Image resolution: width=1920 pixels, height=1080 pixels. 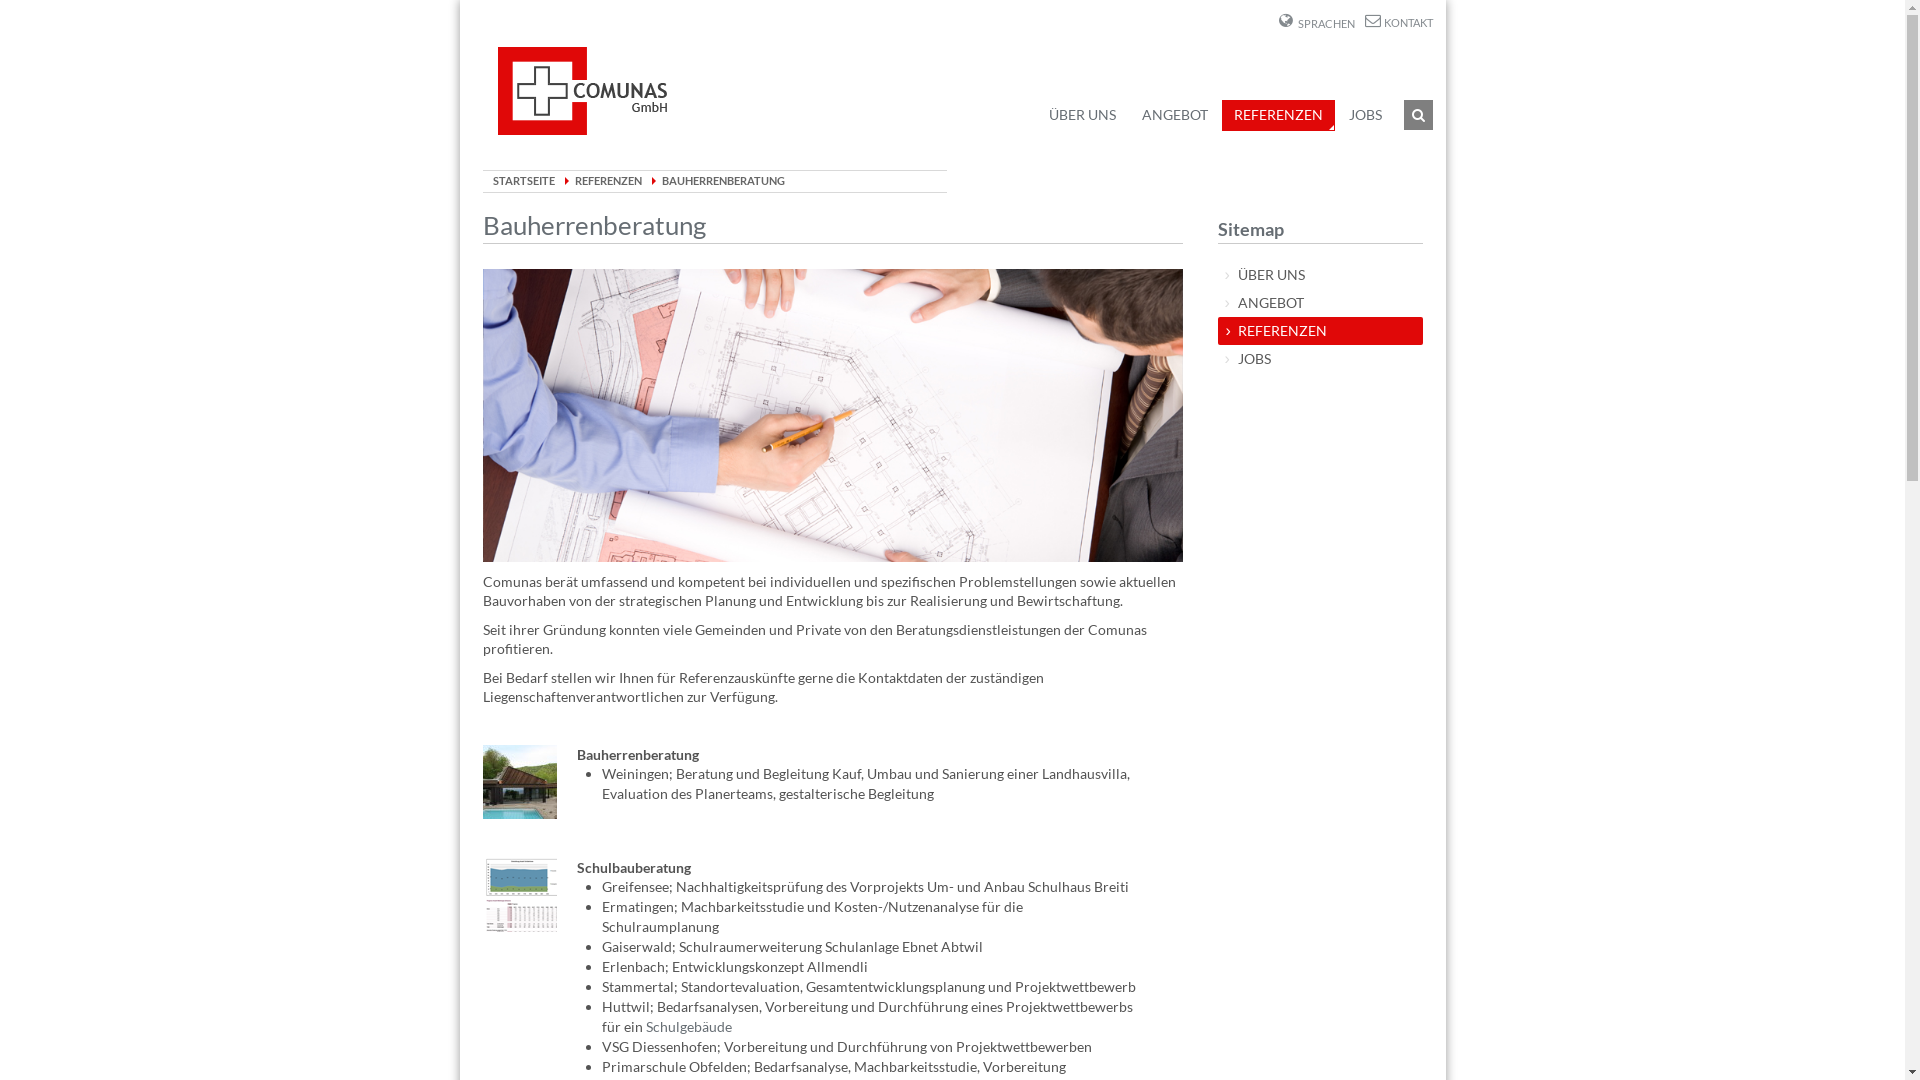 I want to click on 'Bauherrenberatung', so click(x=481, y=224).